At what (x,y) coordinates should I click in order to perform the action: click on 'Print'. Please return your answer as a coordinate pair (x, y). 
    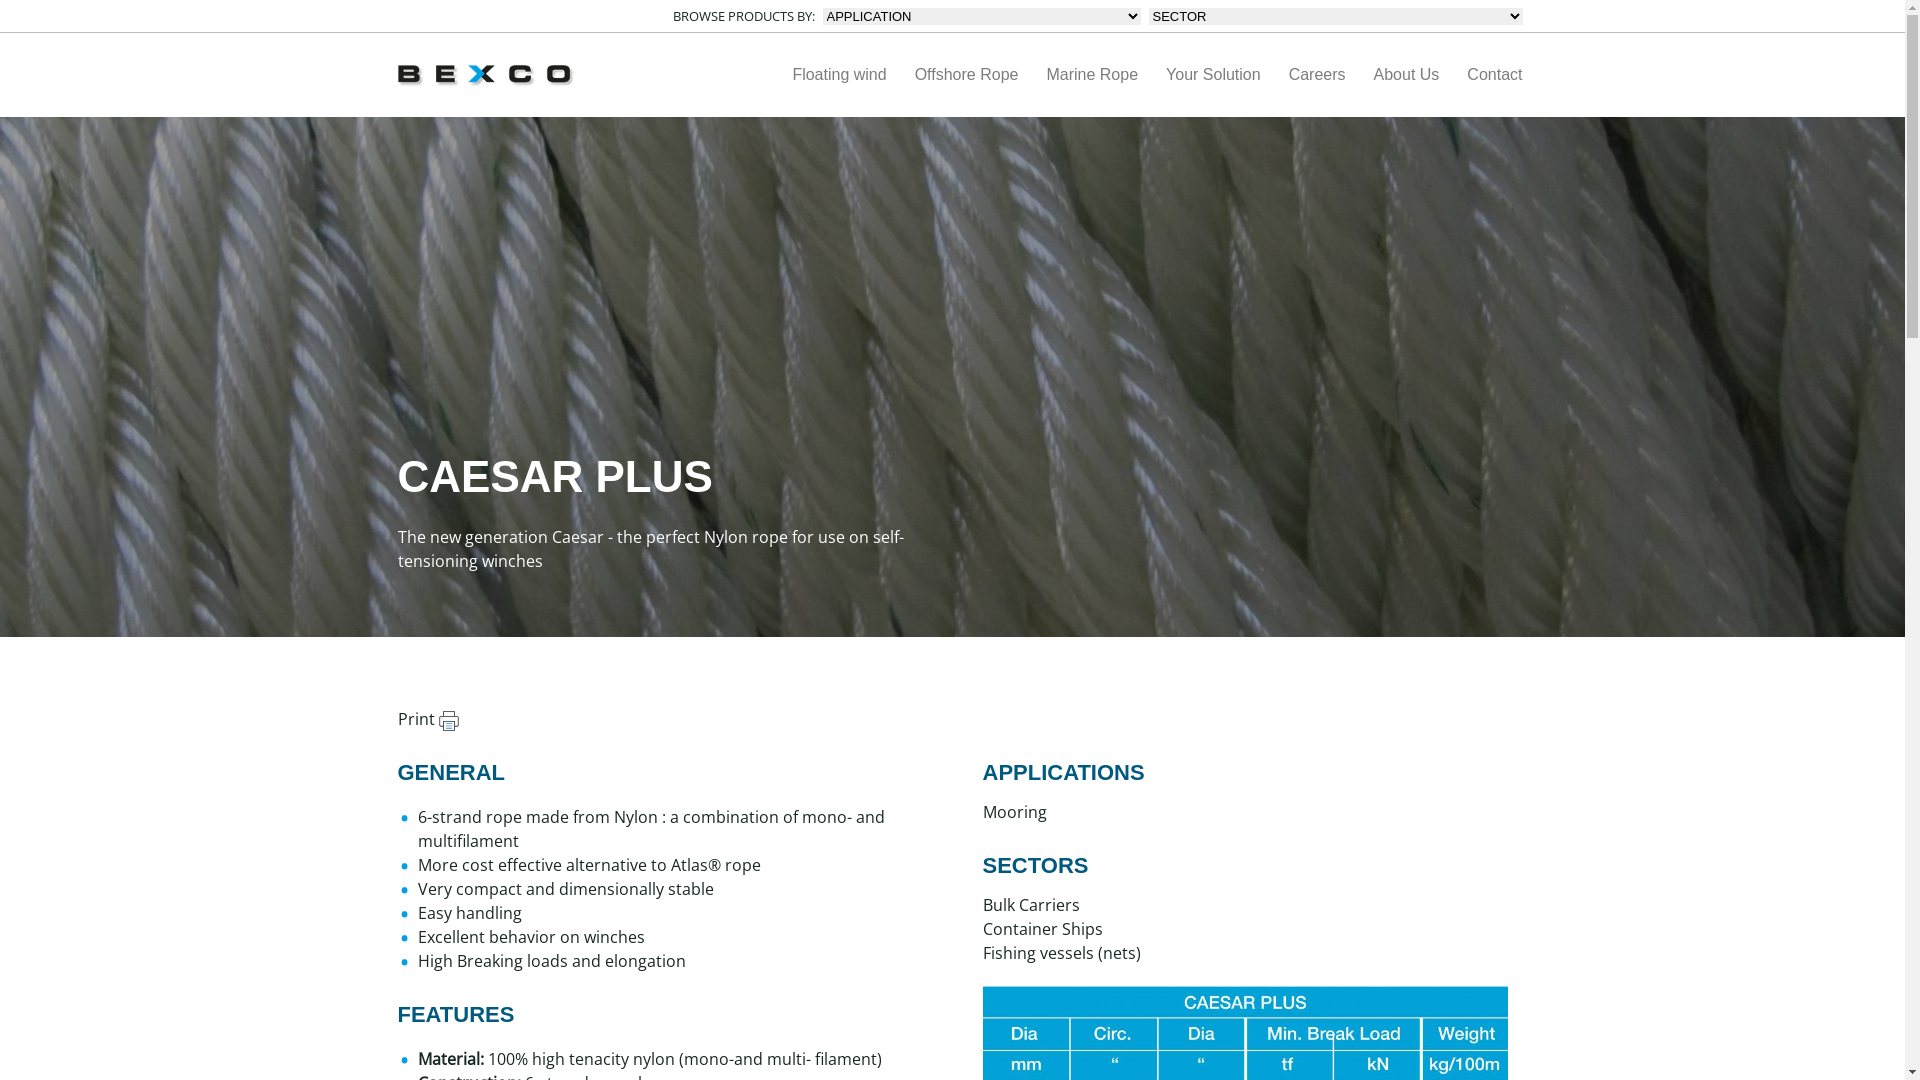
    Looking at the image, I should click on (427, 717).